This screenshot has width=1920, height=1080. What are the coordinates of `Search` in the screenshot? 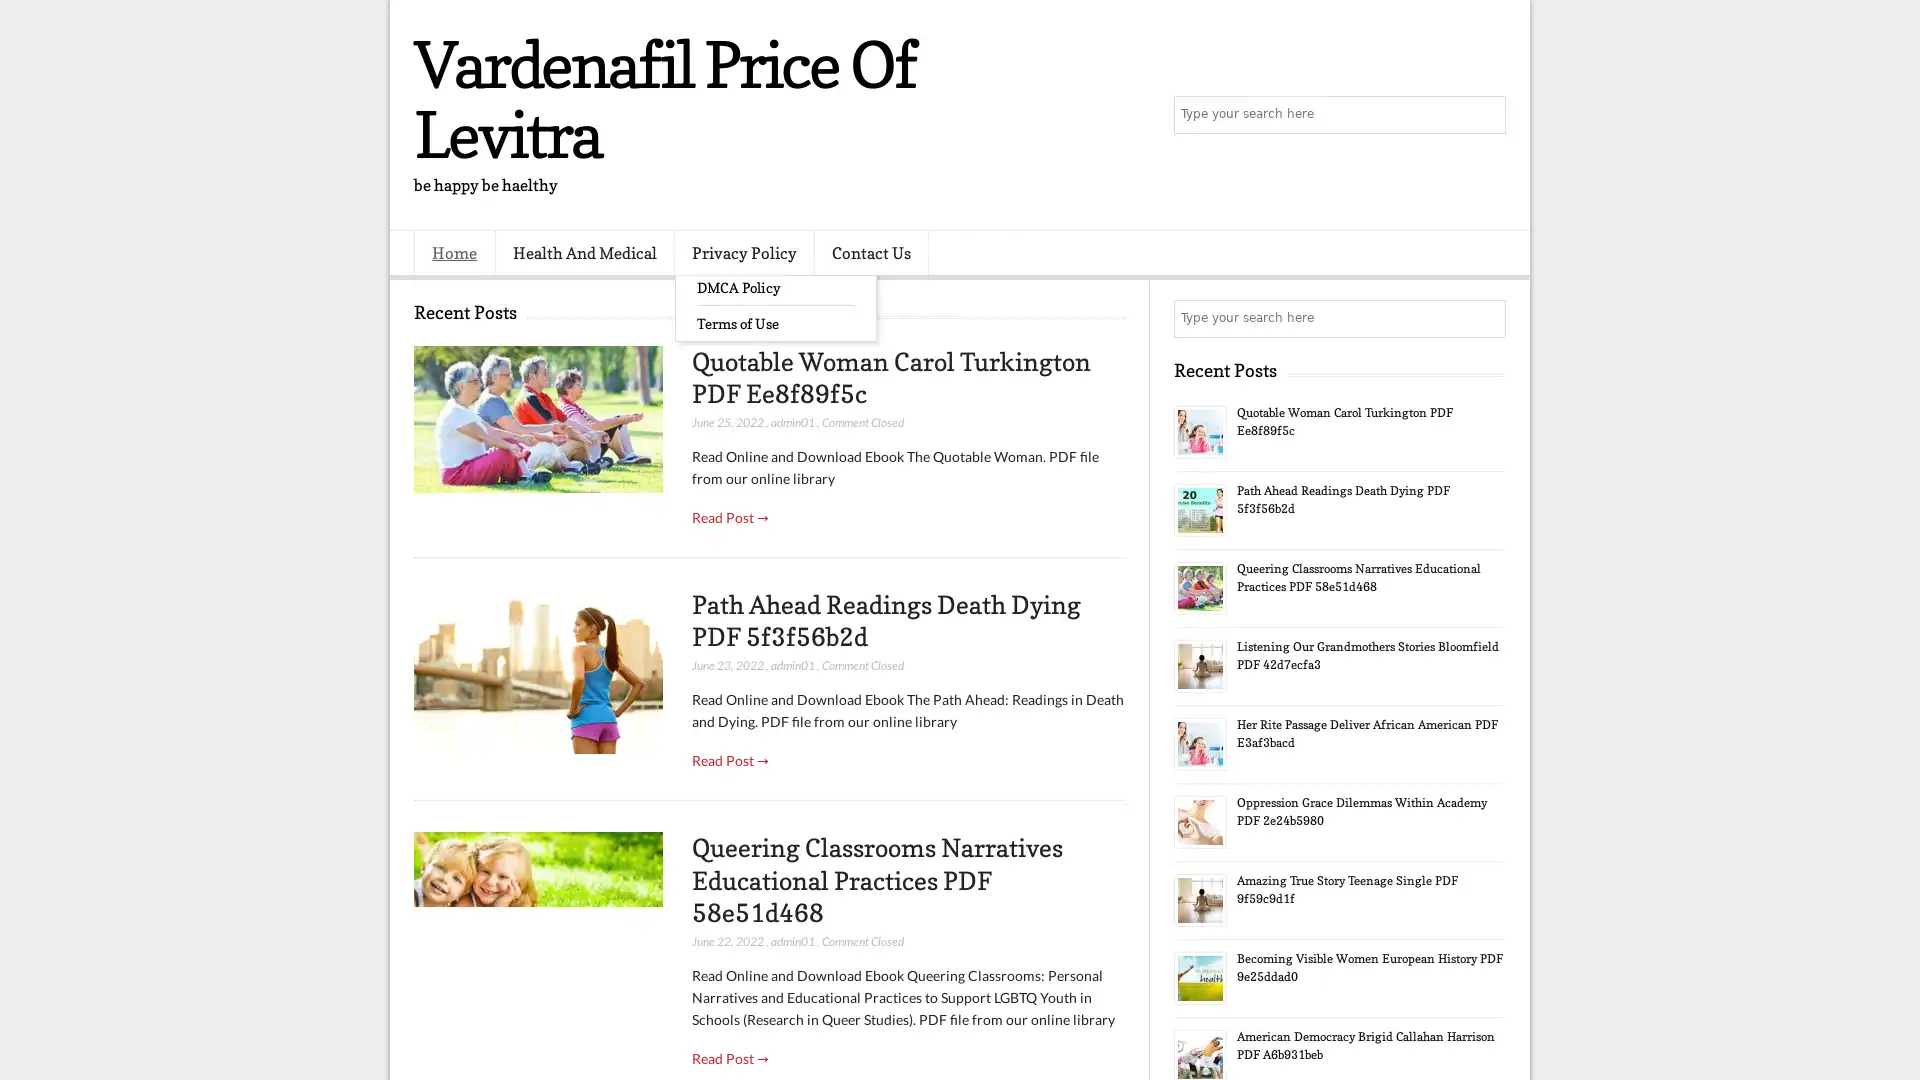 It's located at (1485, 318).